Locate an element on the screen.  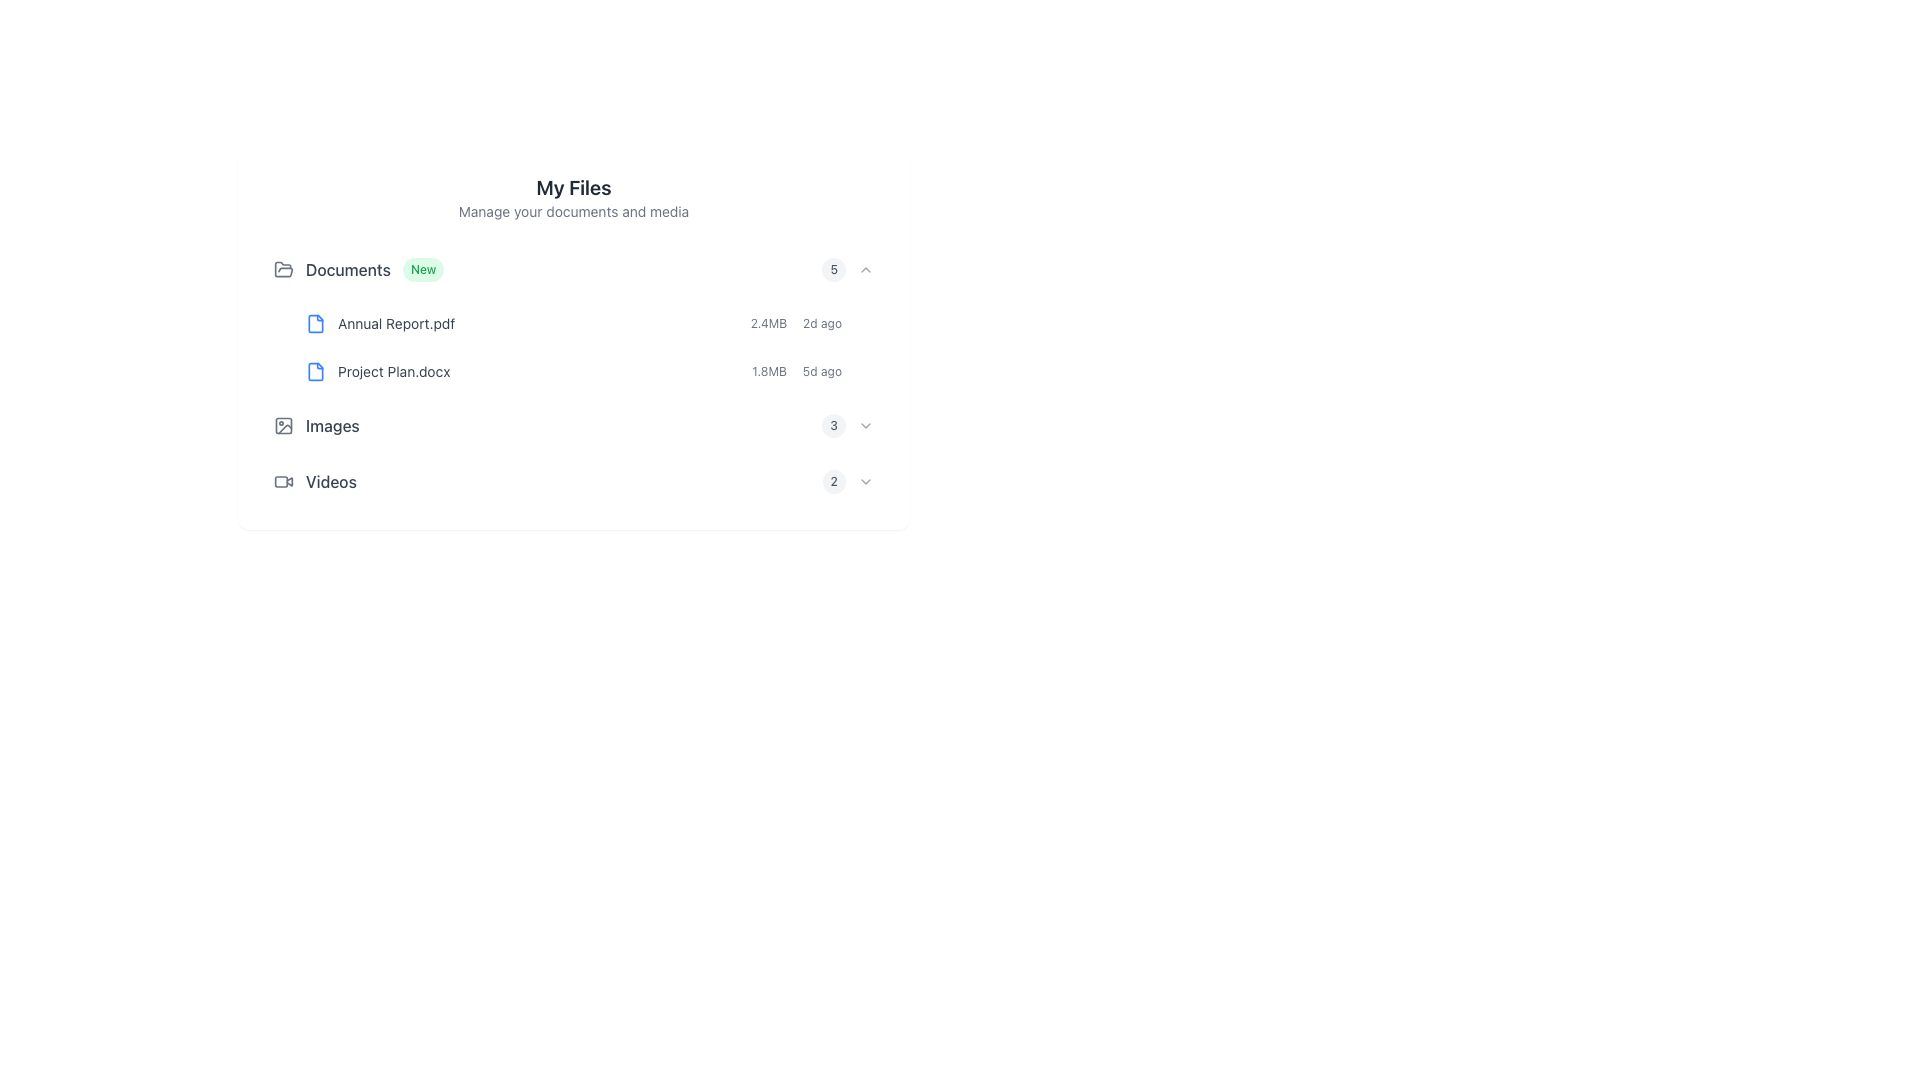
the 'Videos' text label, which is styled with a medium-weight font and gray color is located at coordinates (331, 482).